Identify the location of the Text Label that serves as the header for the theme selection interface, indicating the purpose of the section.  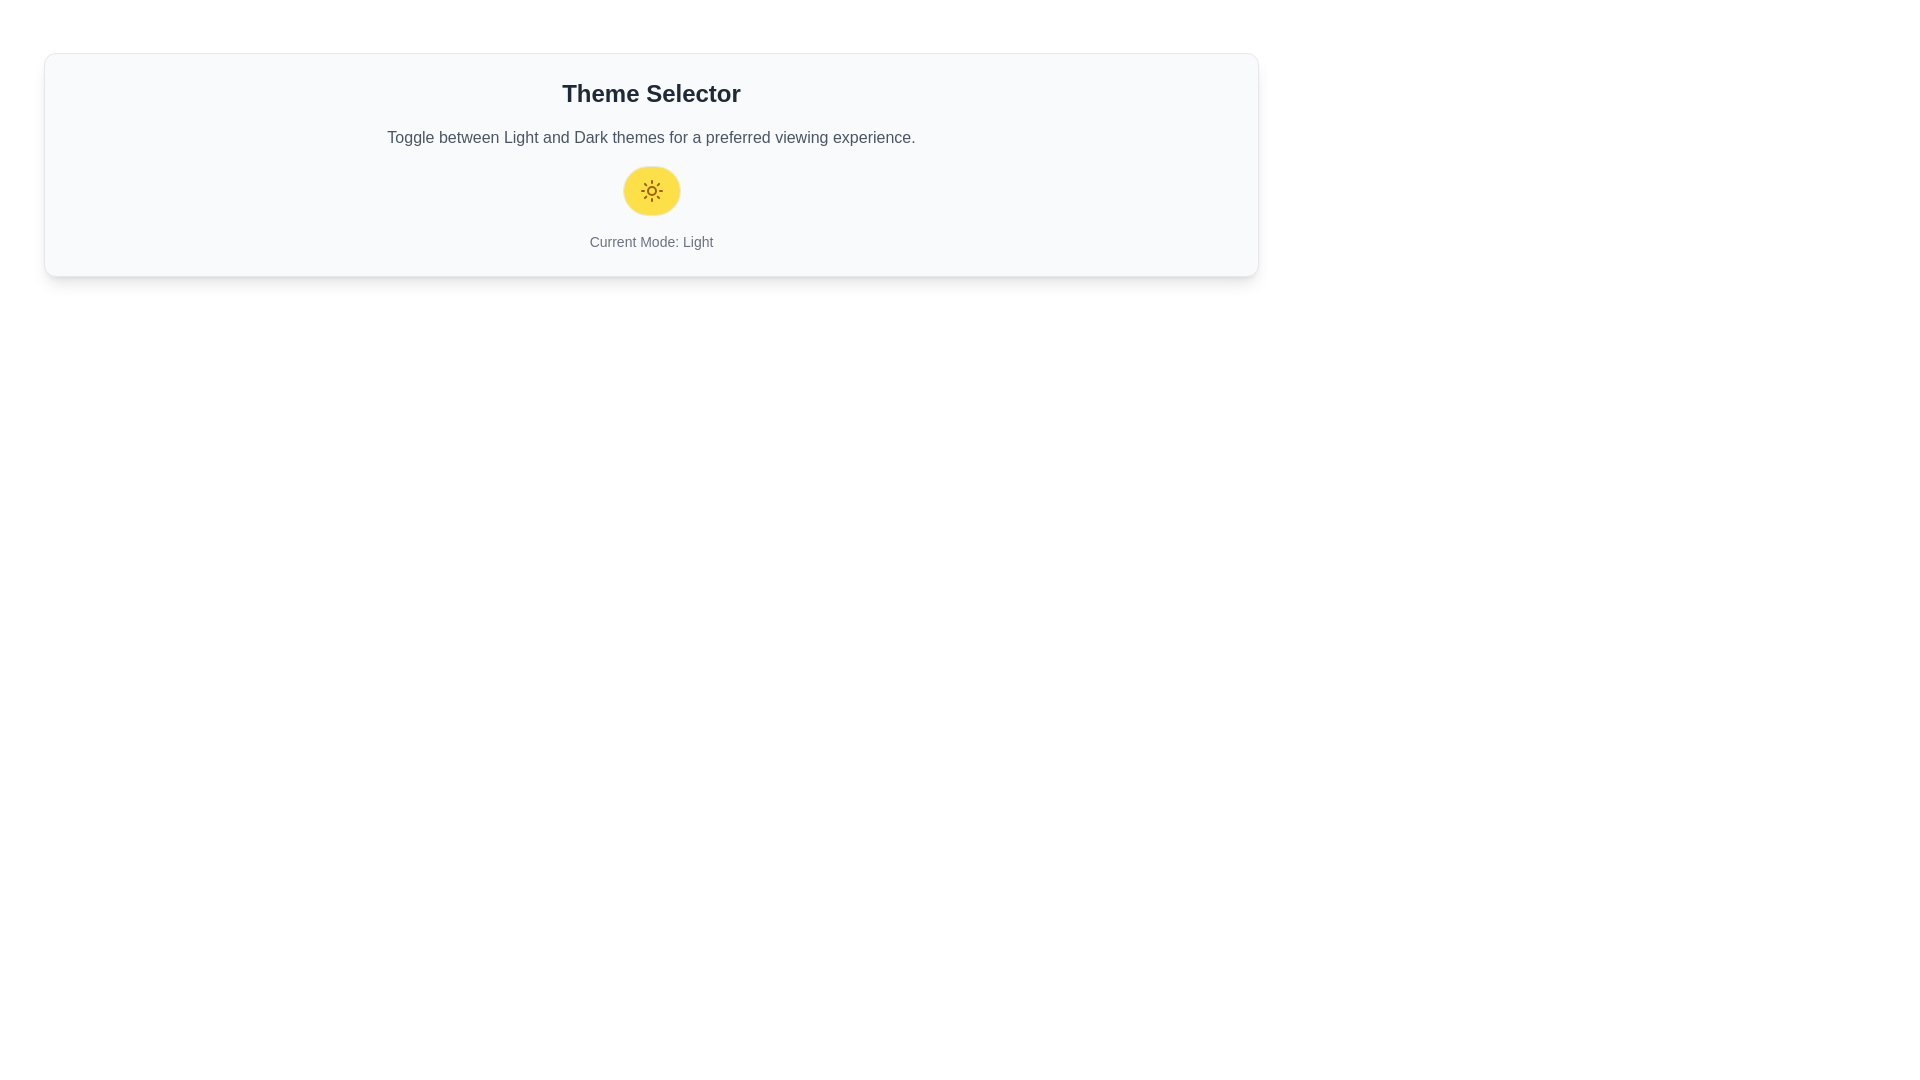
(651, 93).